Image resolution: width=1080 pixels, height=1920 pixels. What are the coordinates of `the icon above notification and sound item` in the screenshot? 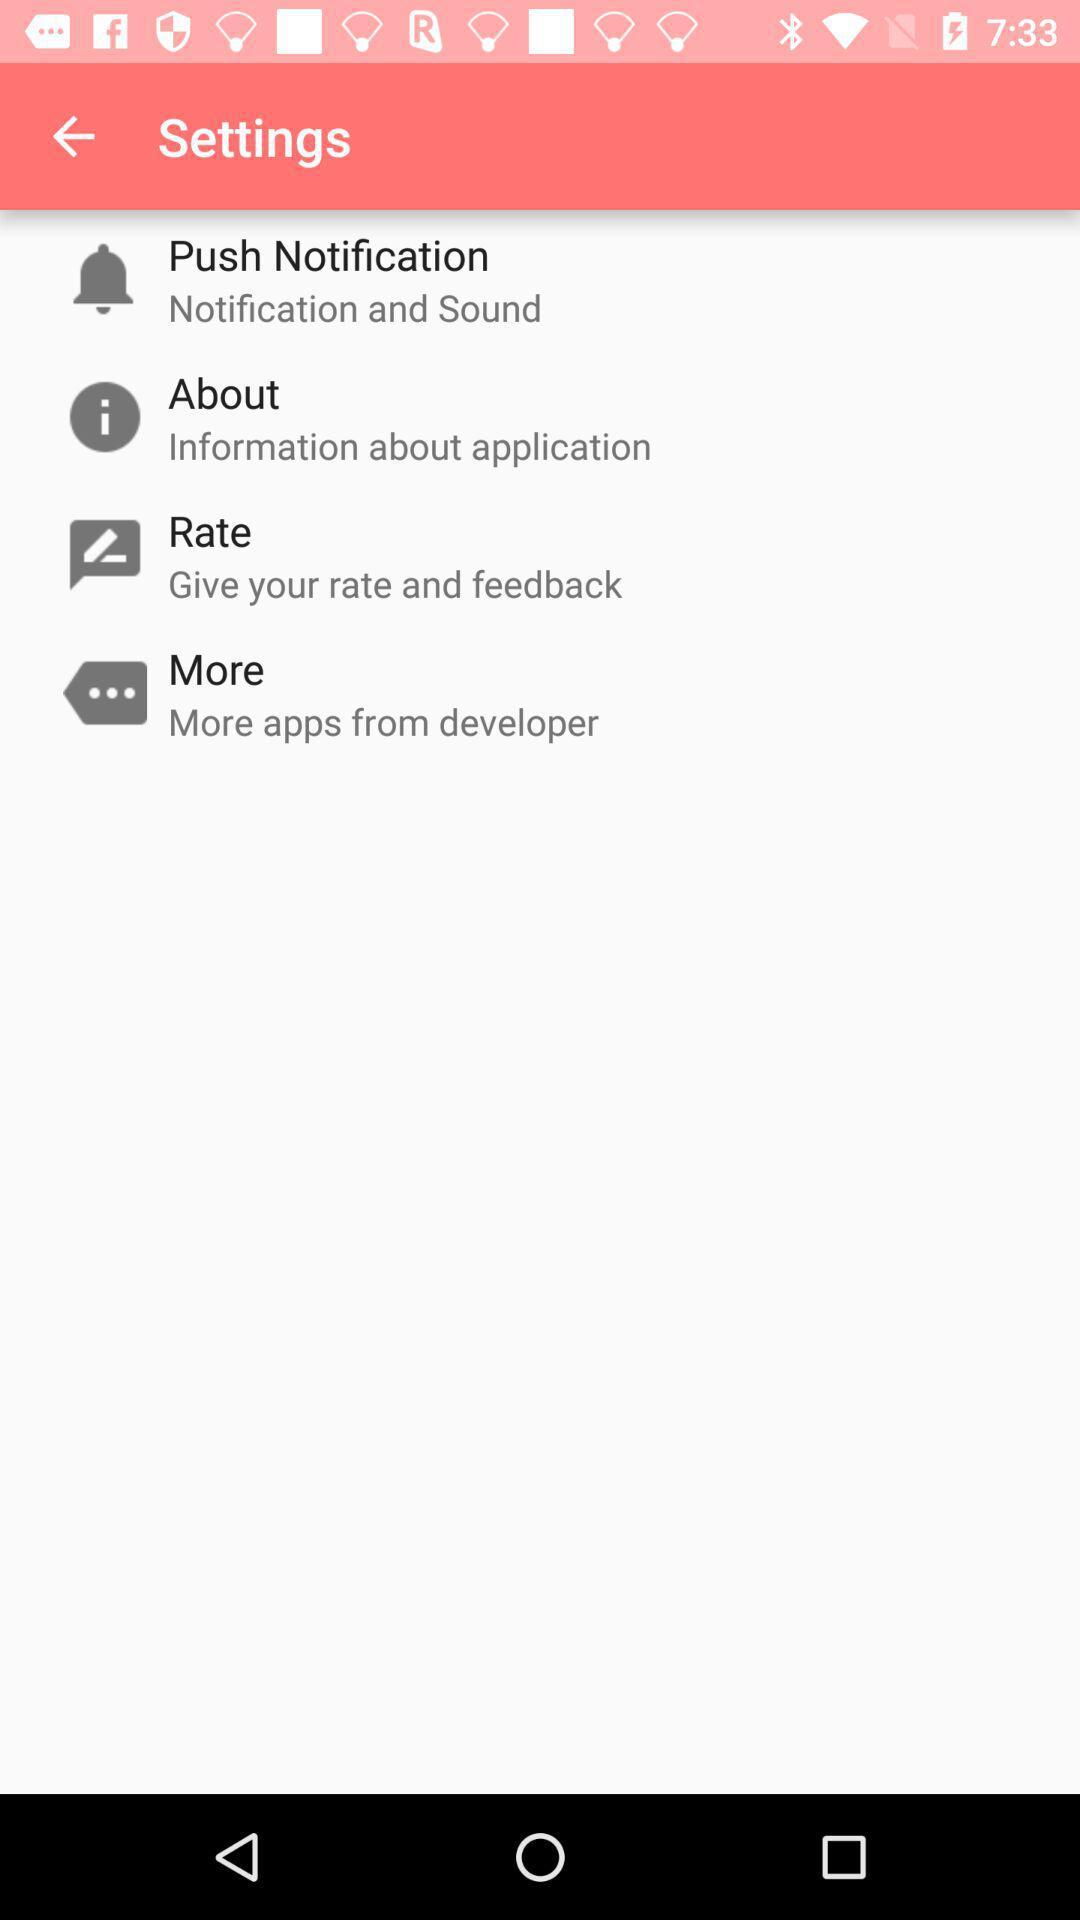 It's located at (327, 253).